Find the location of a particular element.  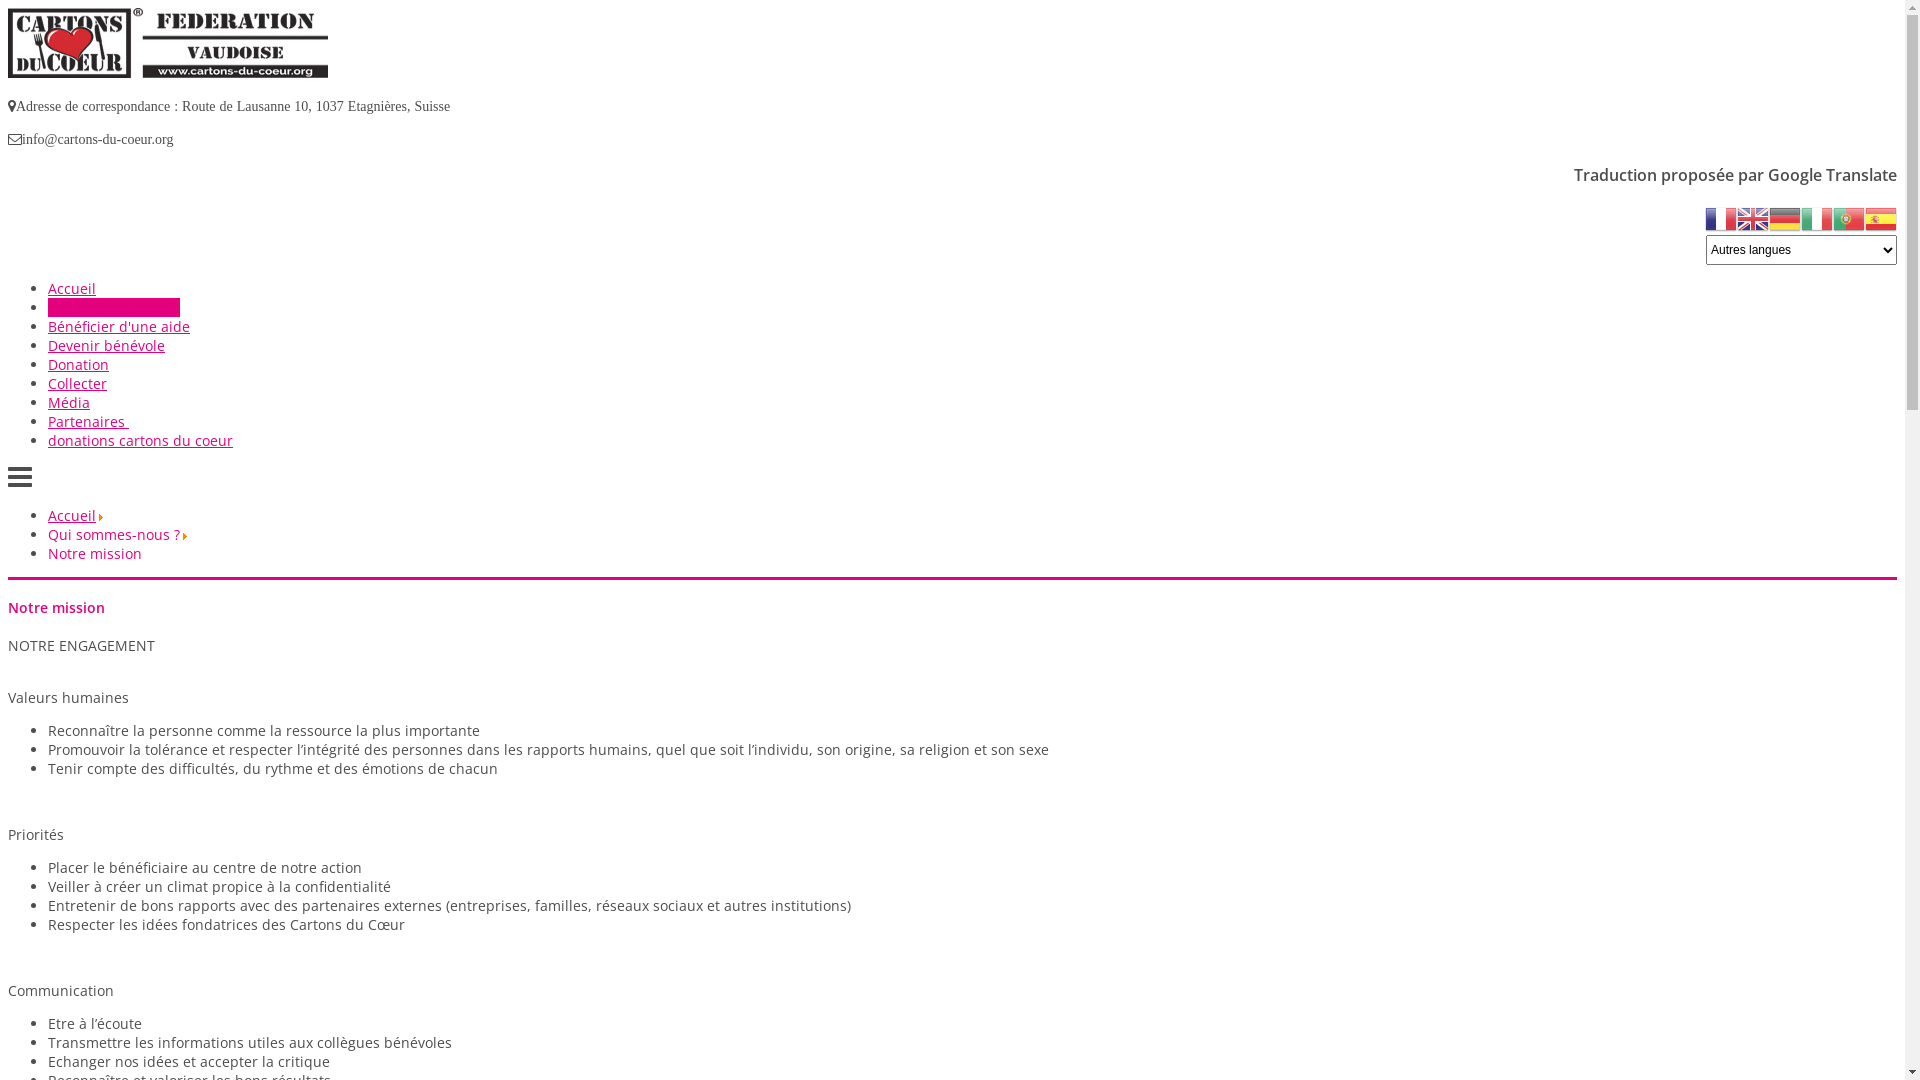

'Accueil' is located at coordinates (72, 514).